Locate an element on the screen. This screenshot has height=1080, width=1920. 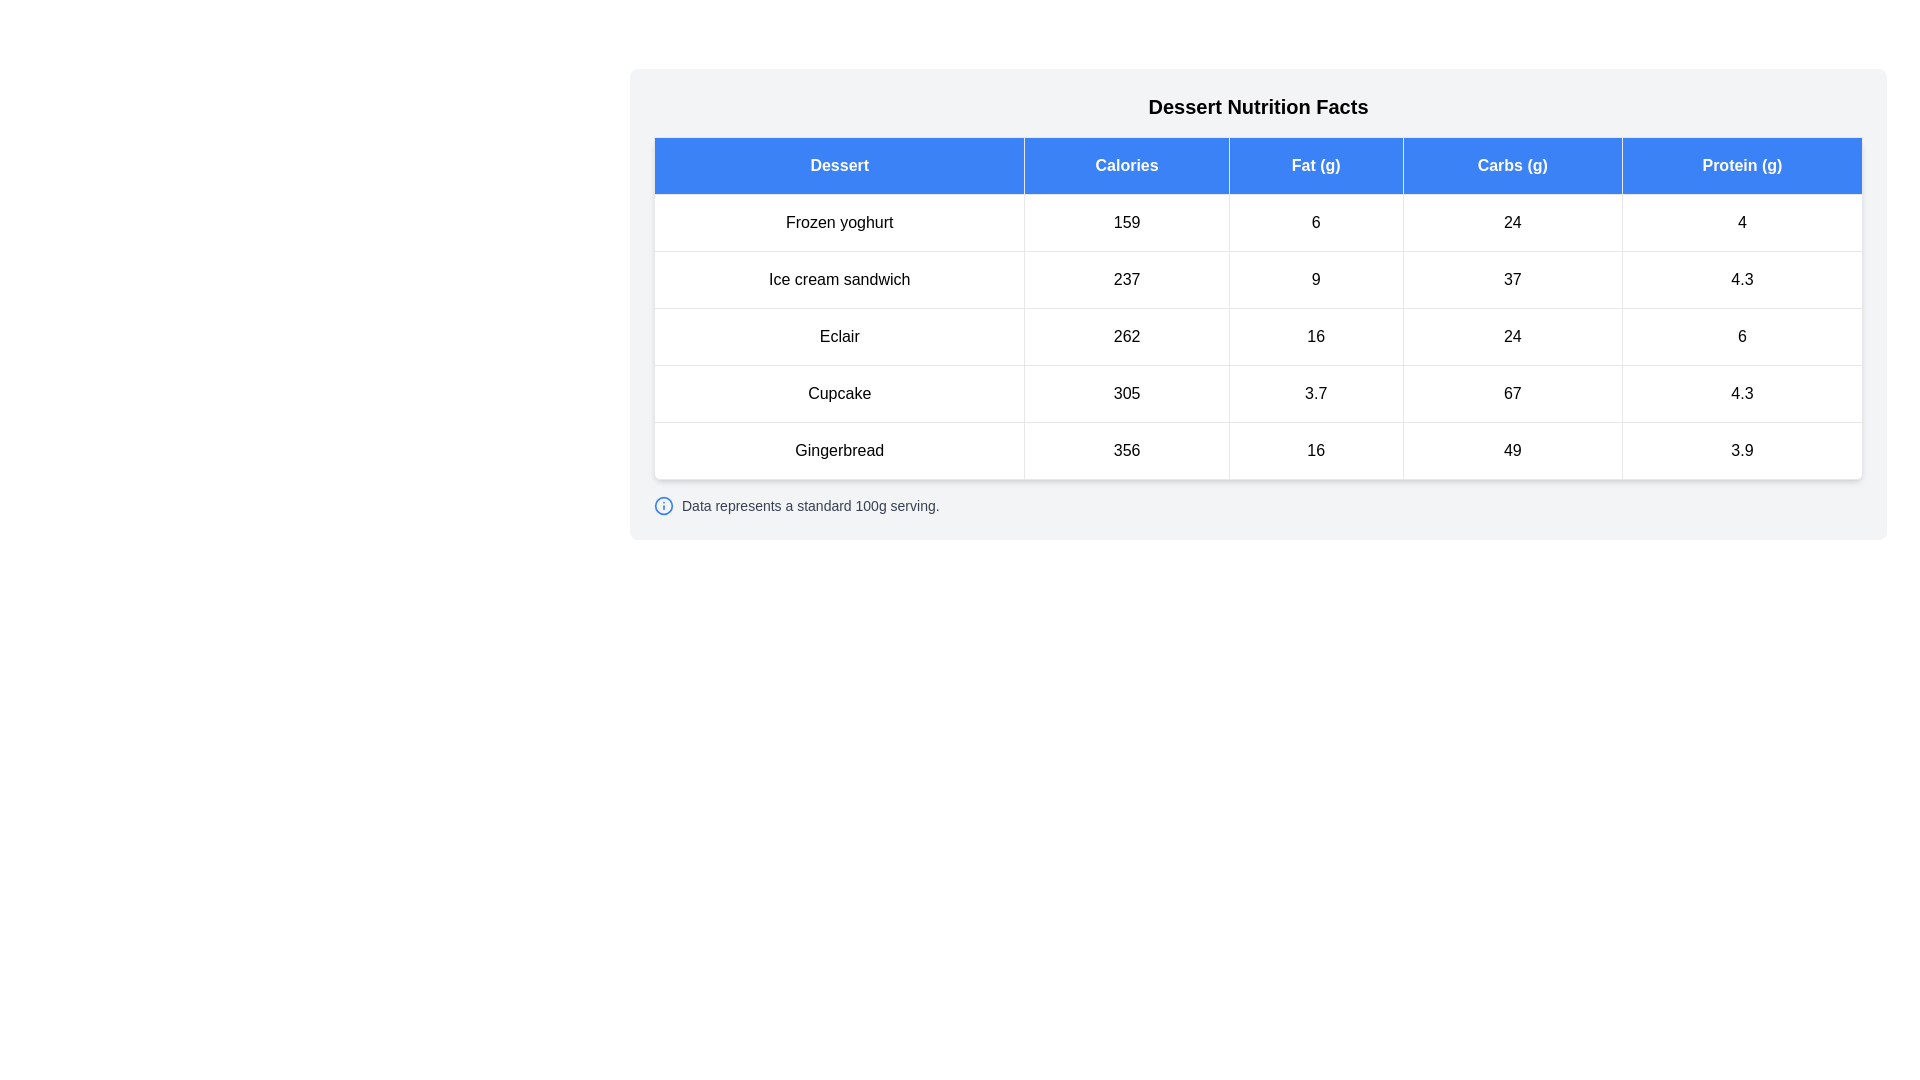
the row corresponding to Ice cream sandwich is located at coordinates (1257, 280).